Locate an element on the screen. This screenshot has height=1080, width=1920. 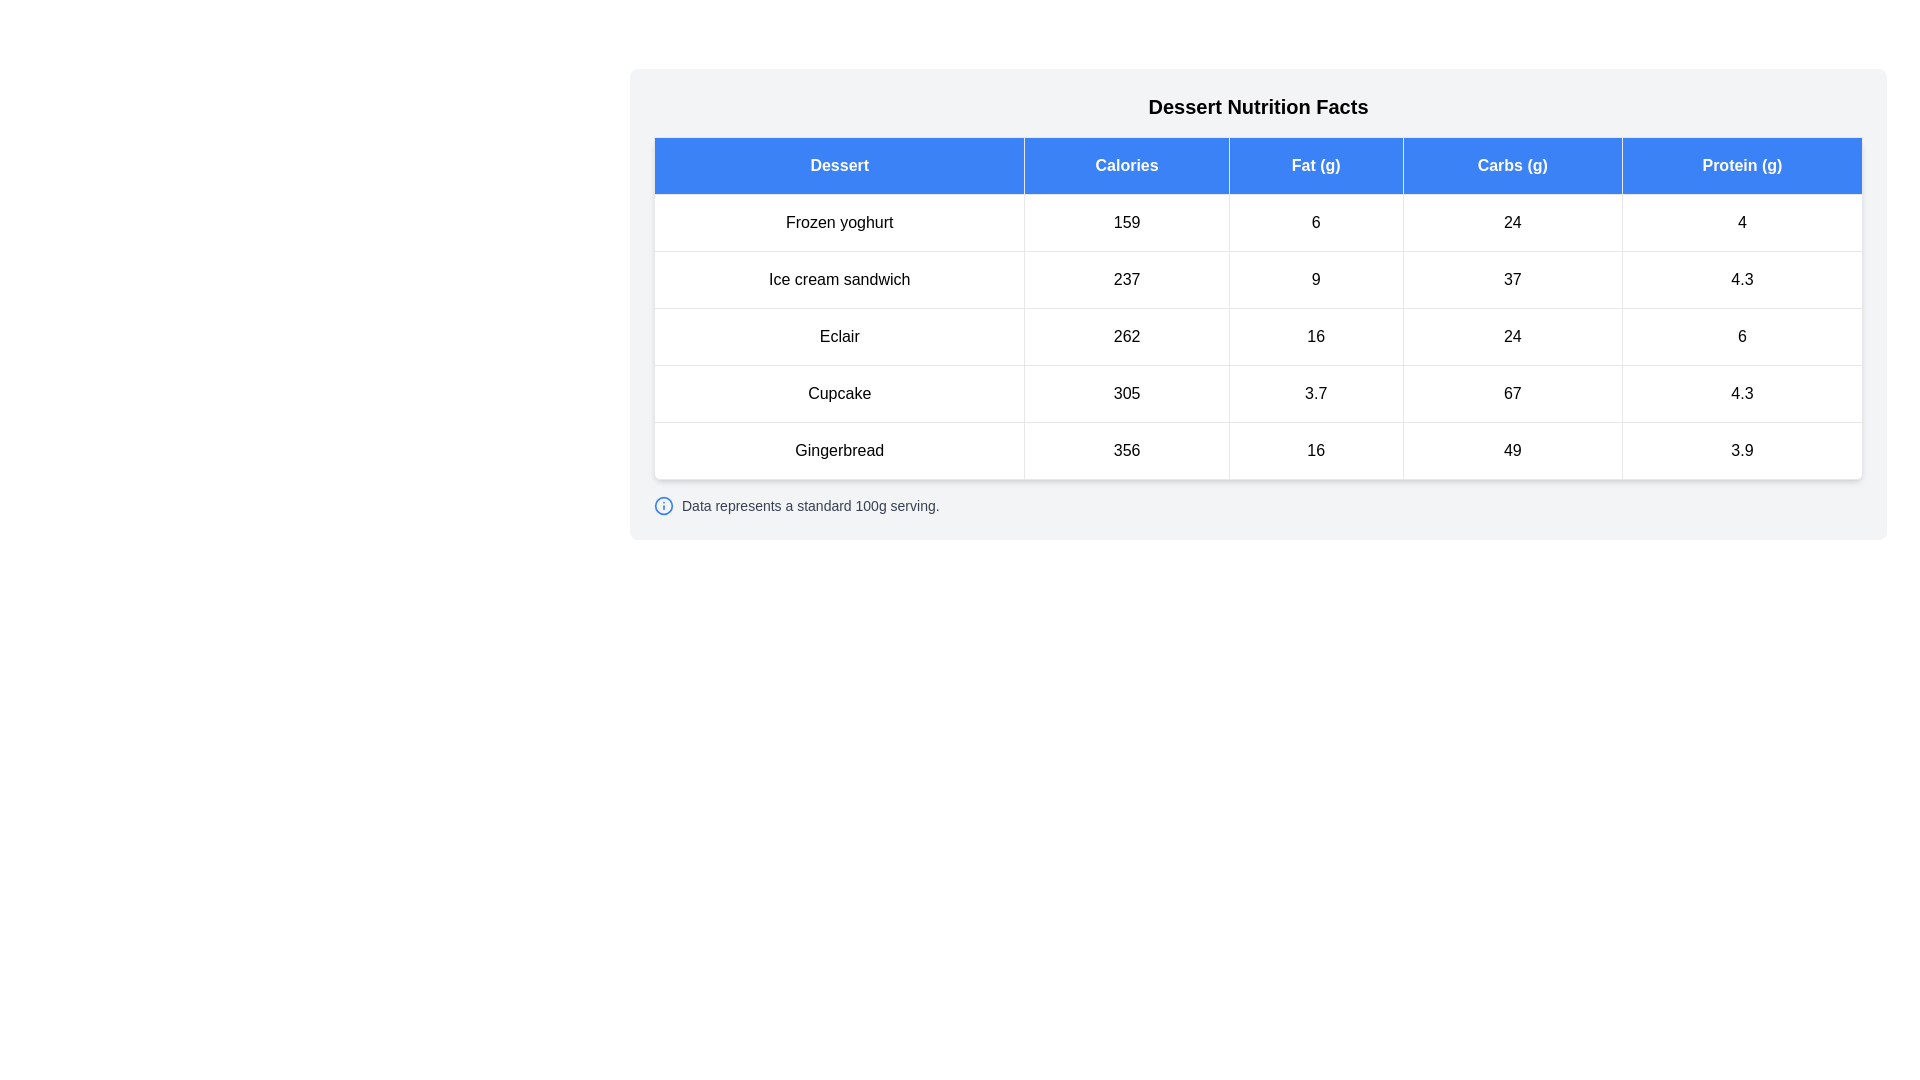
the row corresponding to Ice cream sandwich is located at coordinates (1257, 280).